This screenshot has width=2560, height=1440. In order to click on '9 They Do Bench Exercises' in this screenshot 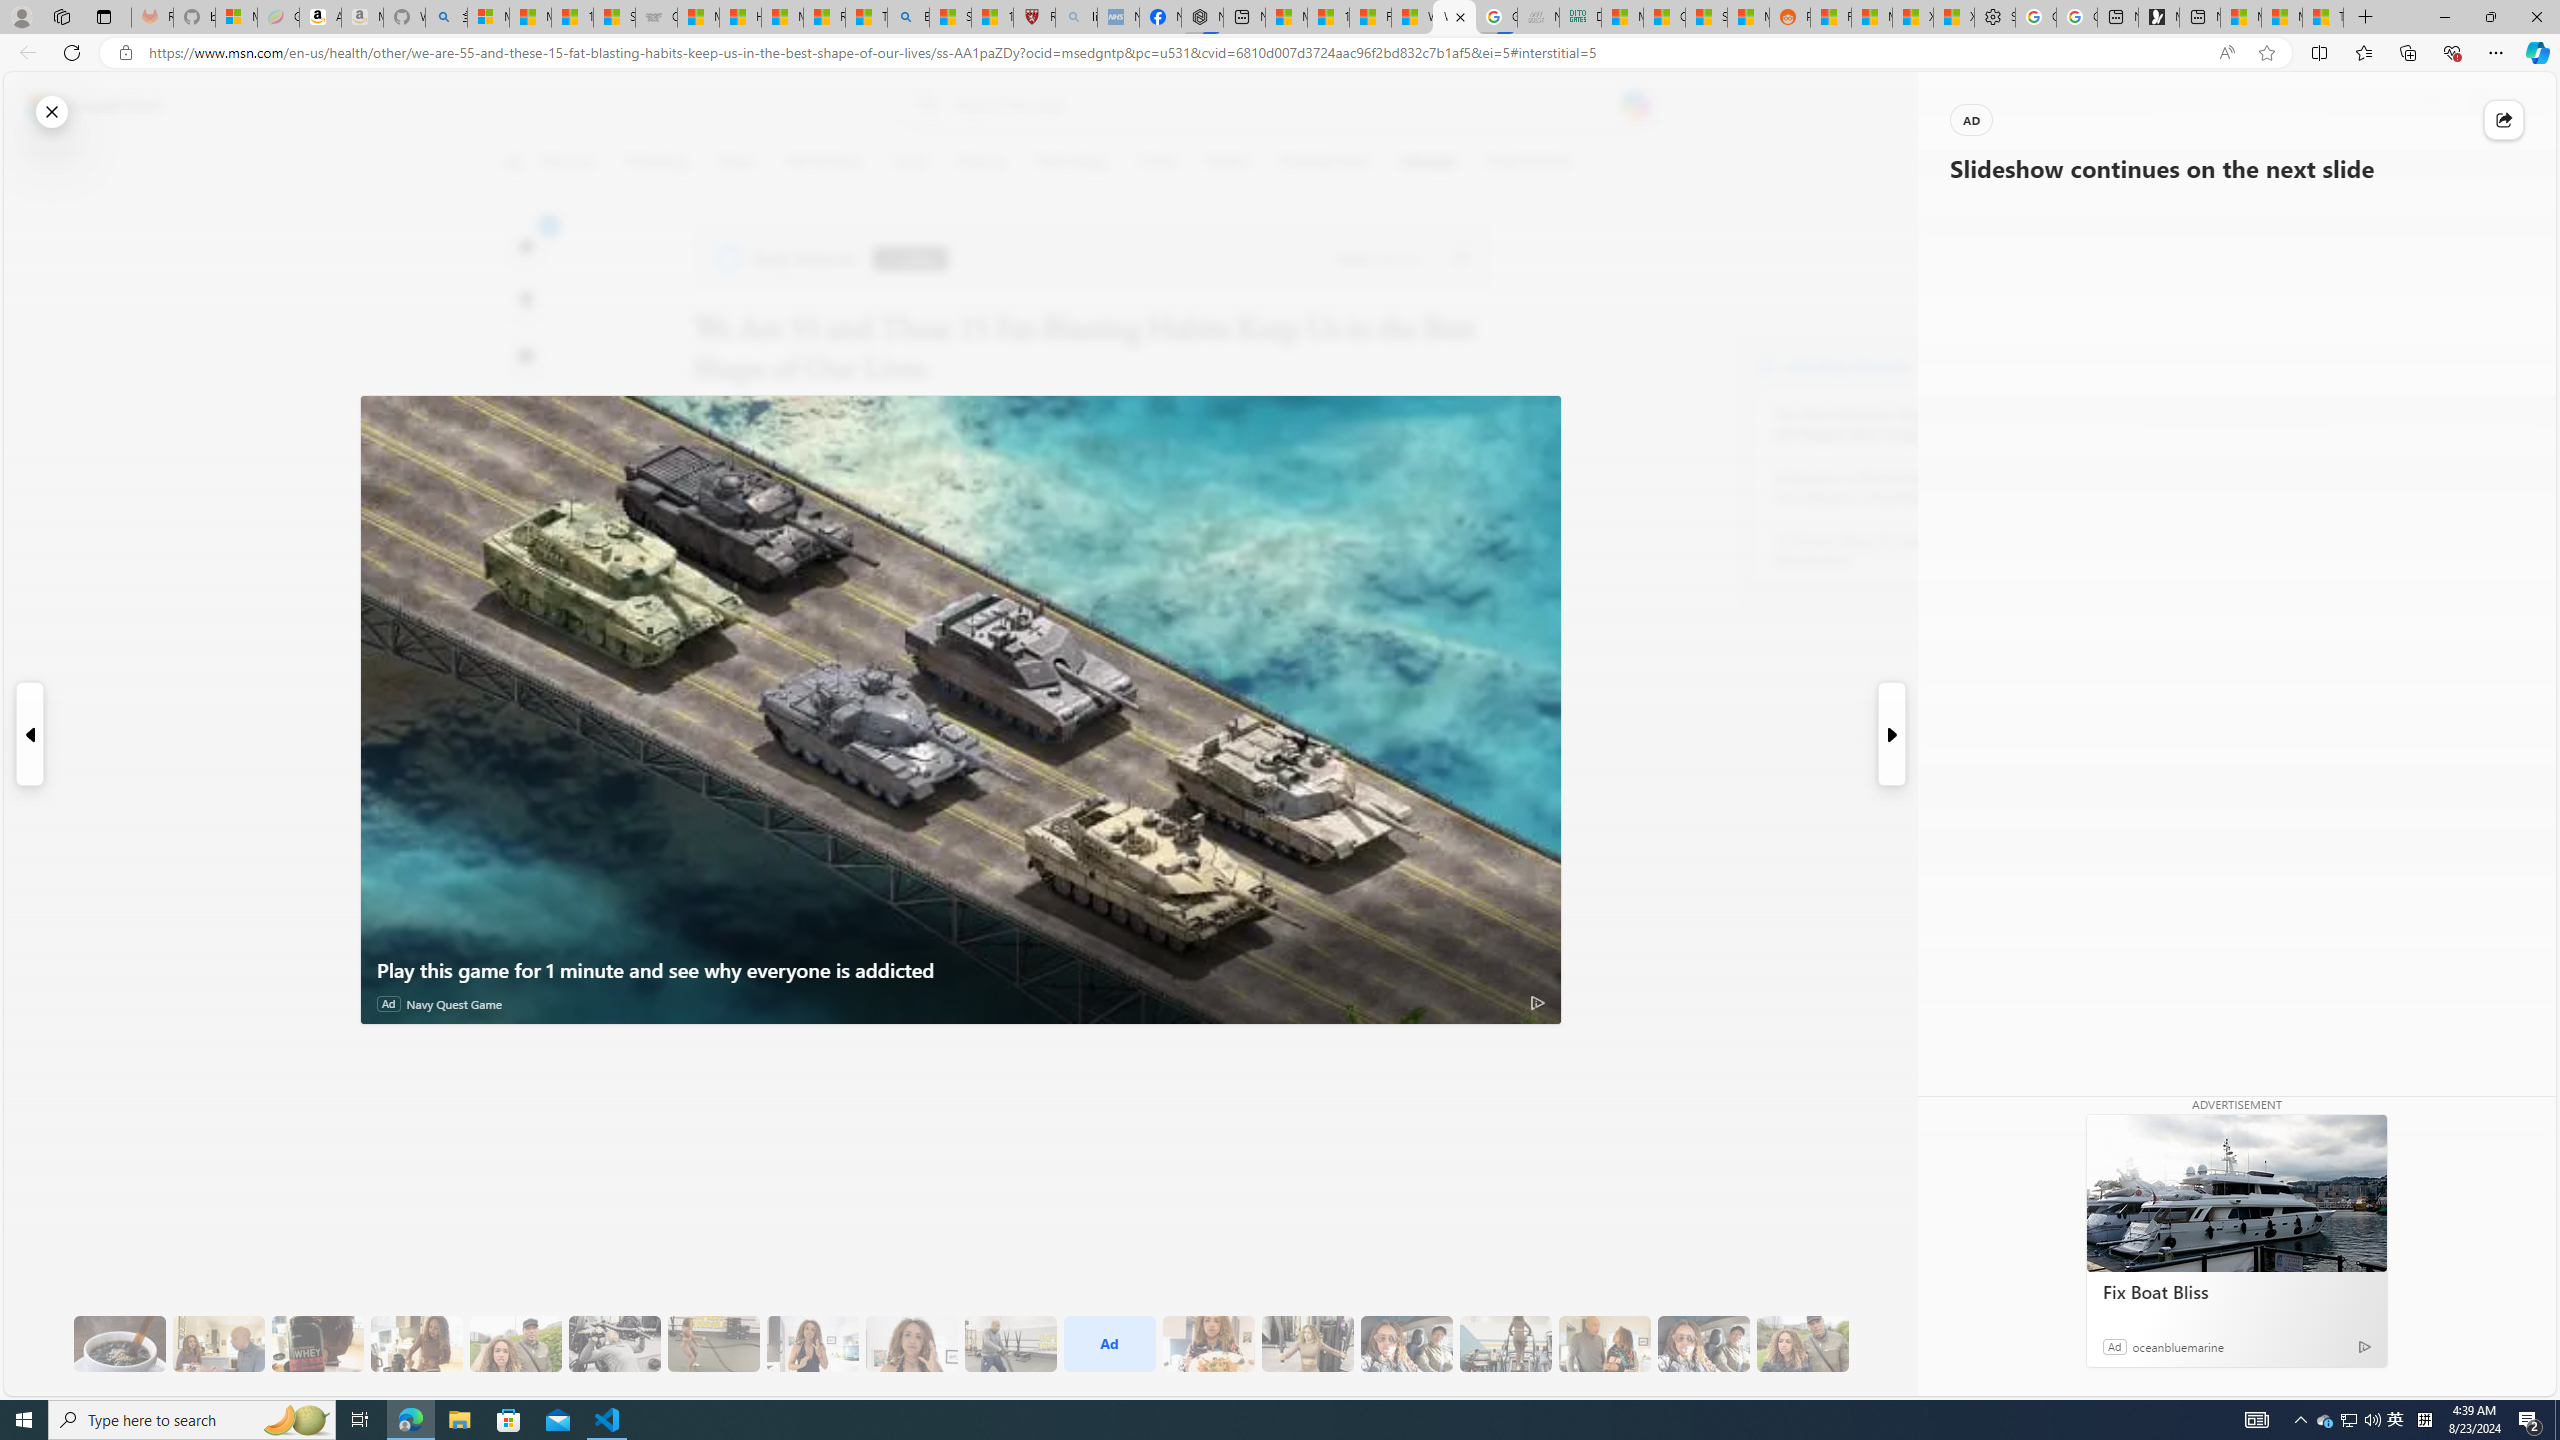, I will do `click(613, 1344)`.